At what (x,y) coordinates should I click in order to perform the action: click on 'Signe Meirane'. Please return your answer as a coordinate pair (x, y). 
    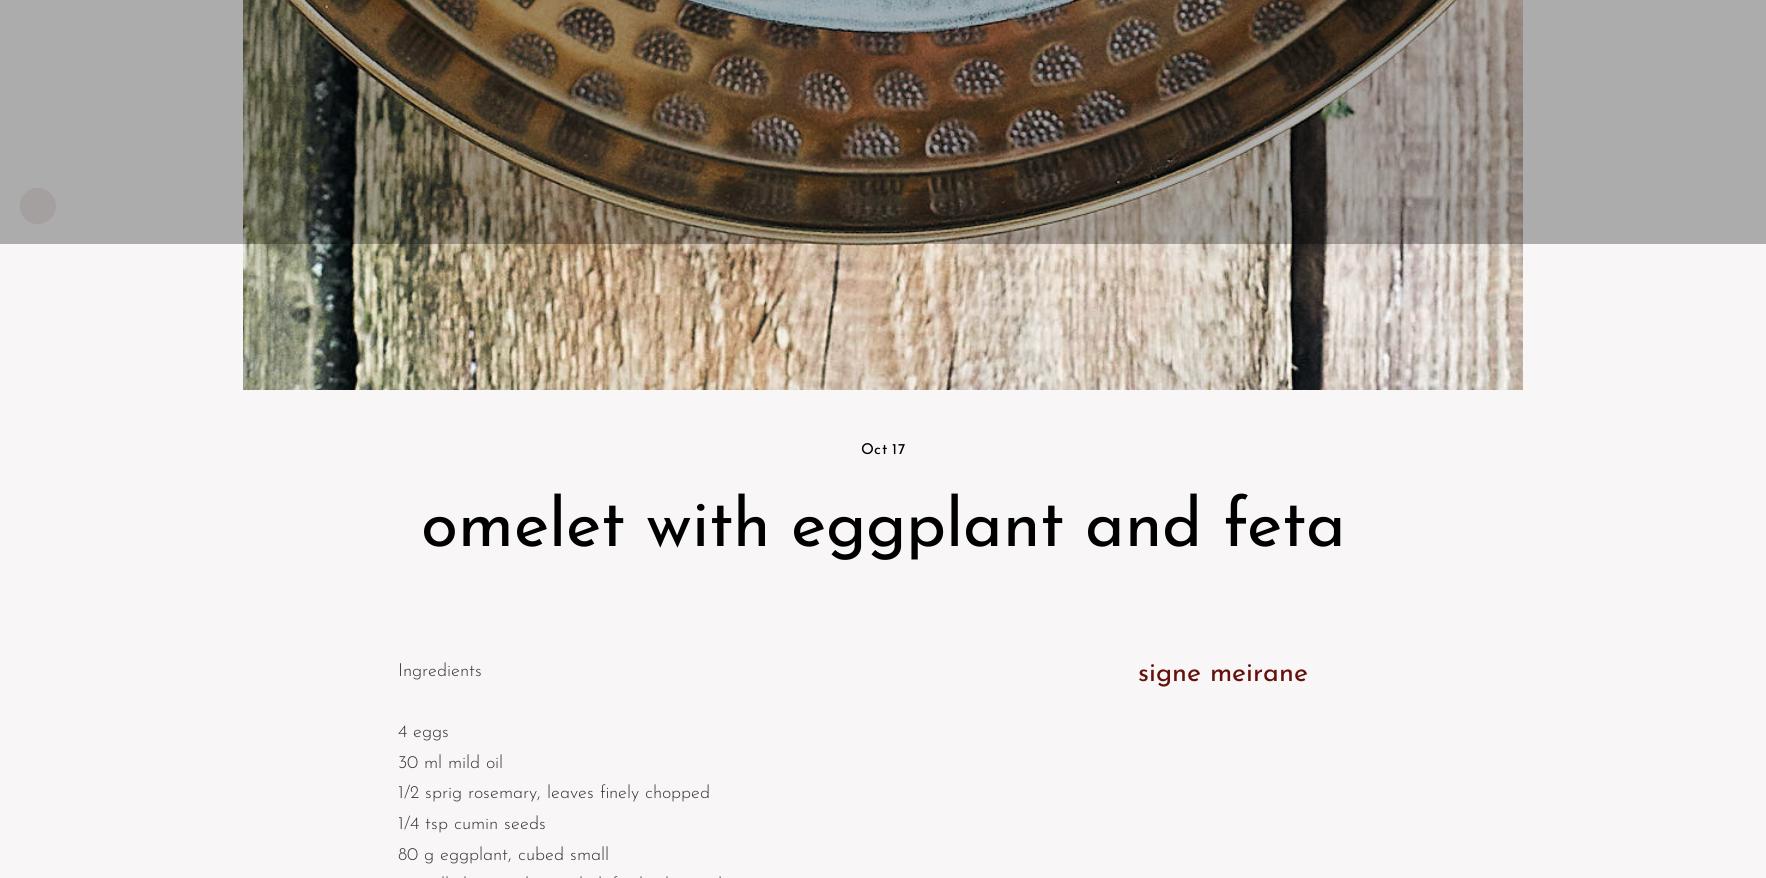
    Looking at the image, I should click on (1221, 674).